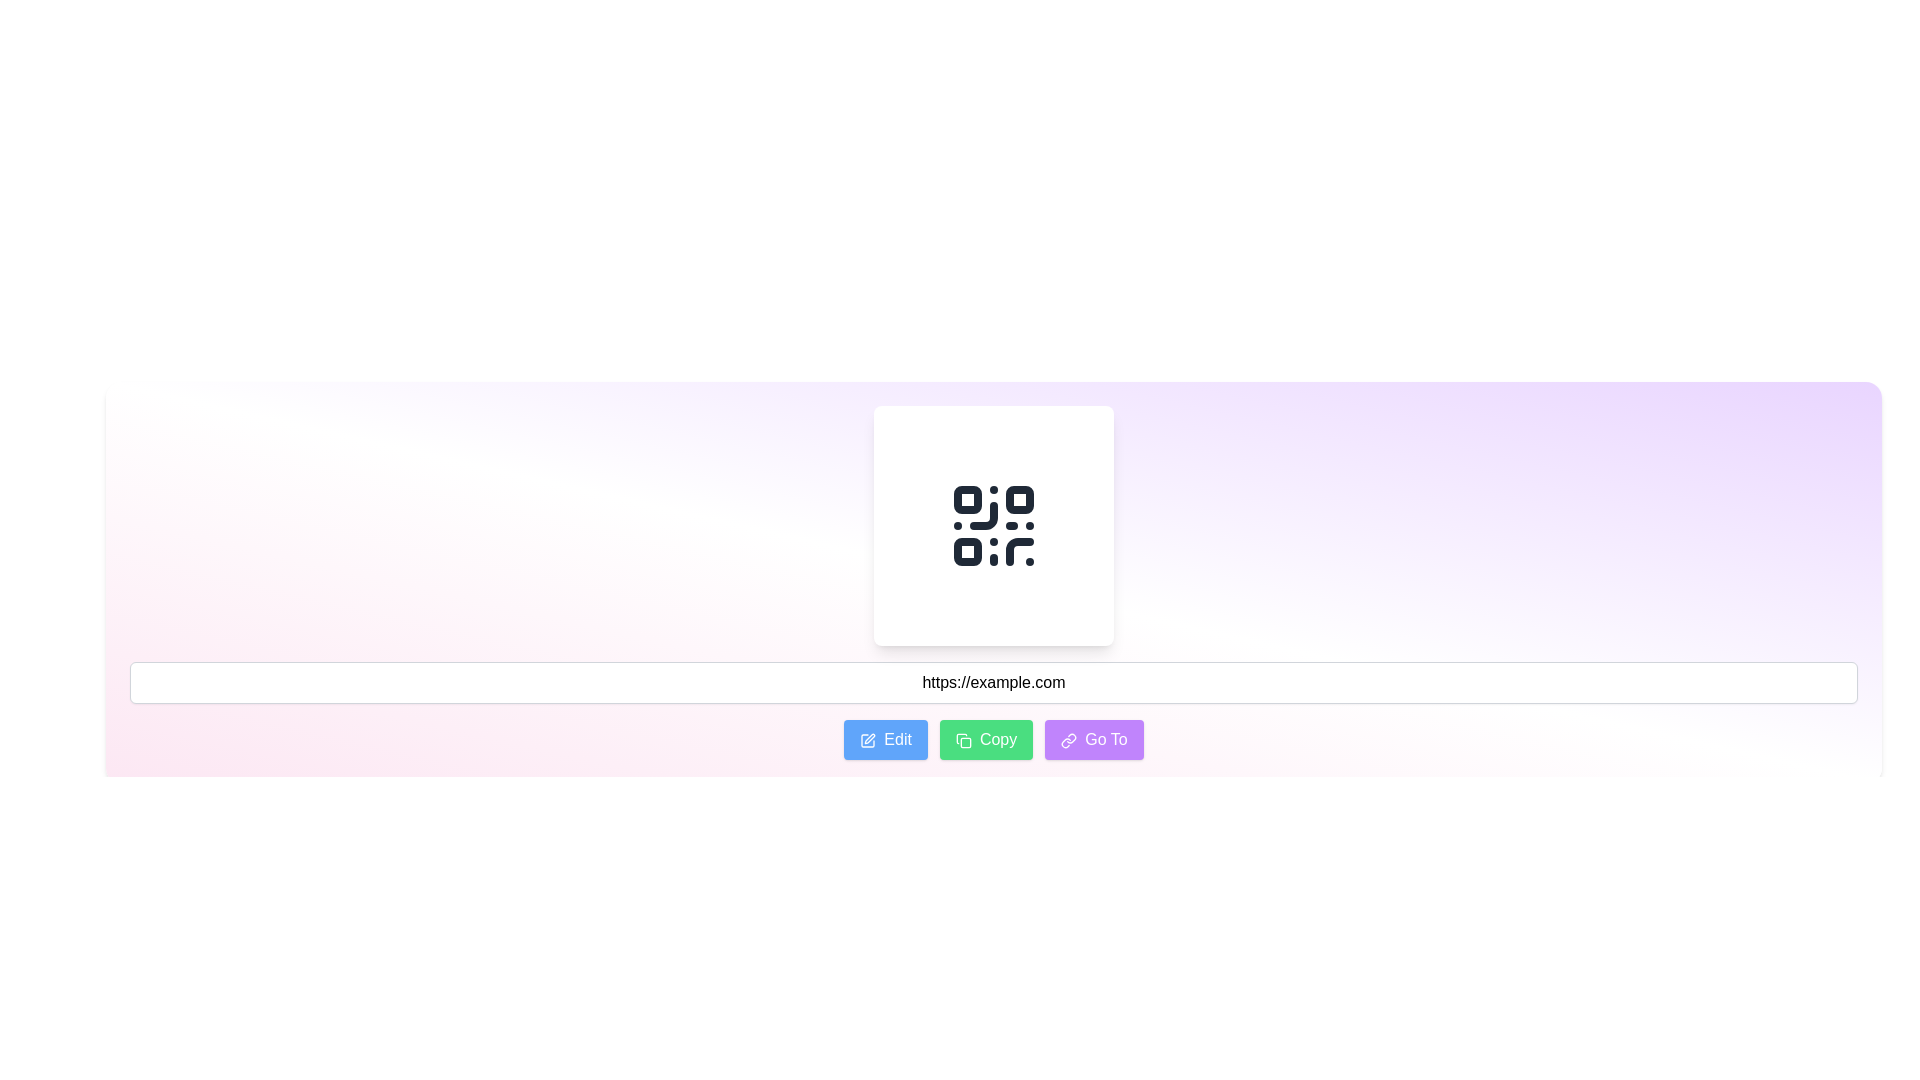 The width and height of the screenshot is (1920, 1080). Describe the element at coordinates (1019, 499) in the screenshot. I see `the second square from the left in the top row of a QR-code-like layout, which is positioned near the top-right corner of its enclosing group` at that location.